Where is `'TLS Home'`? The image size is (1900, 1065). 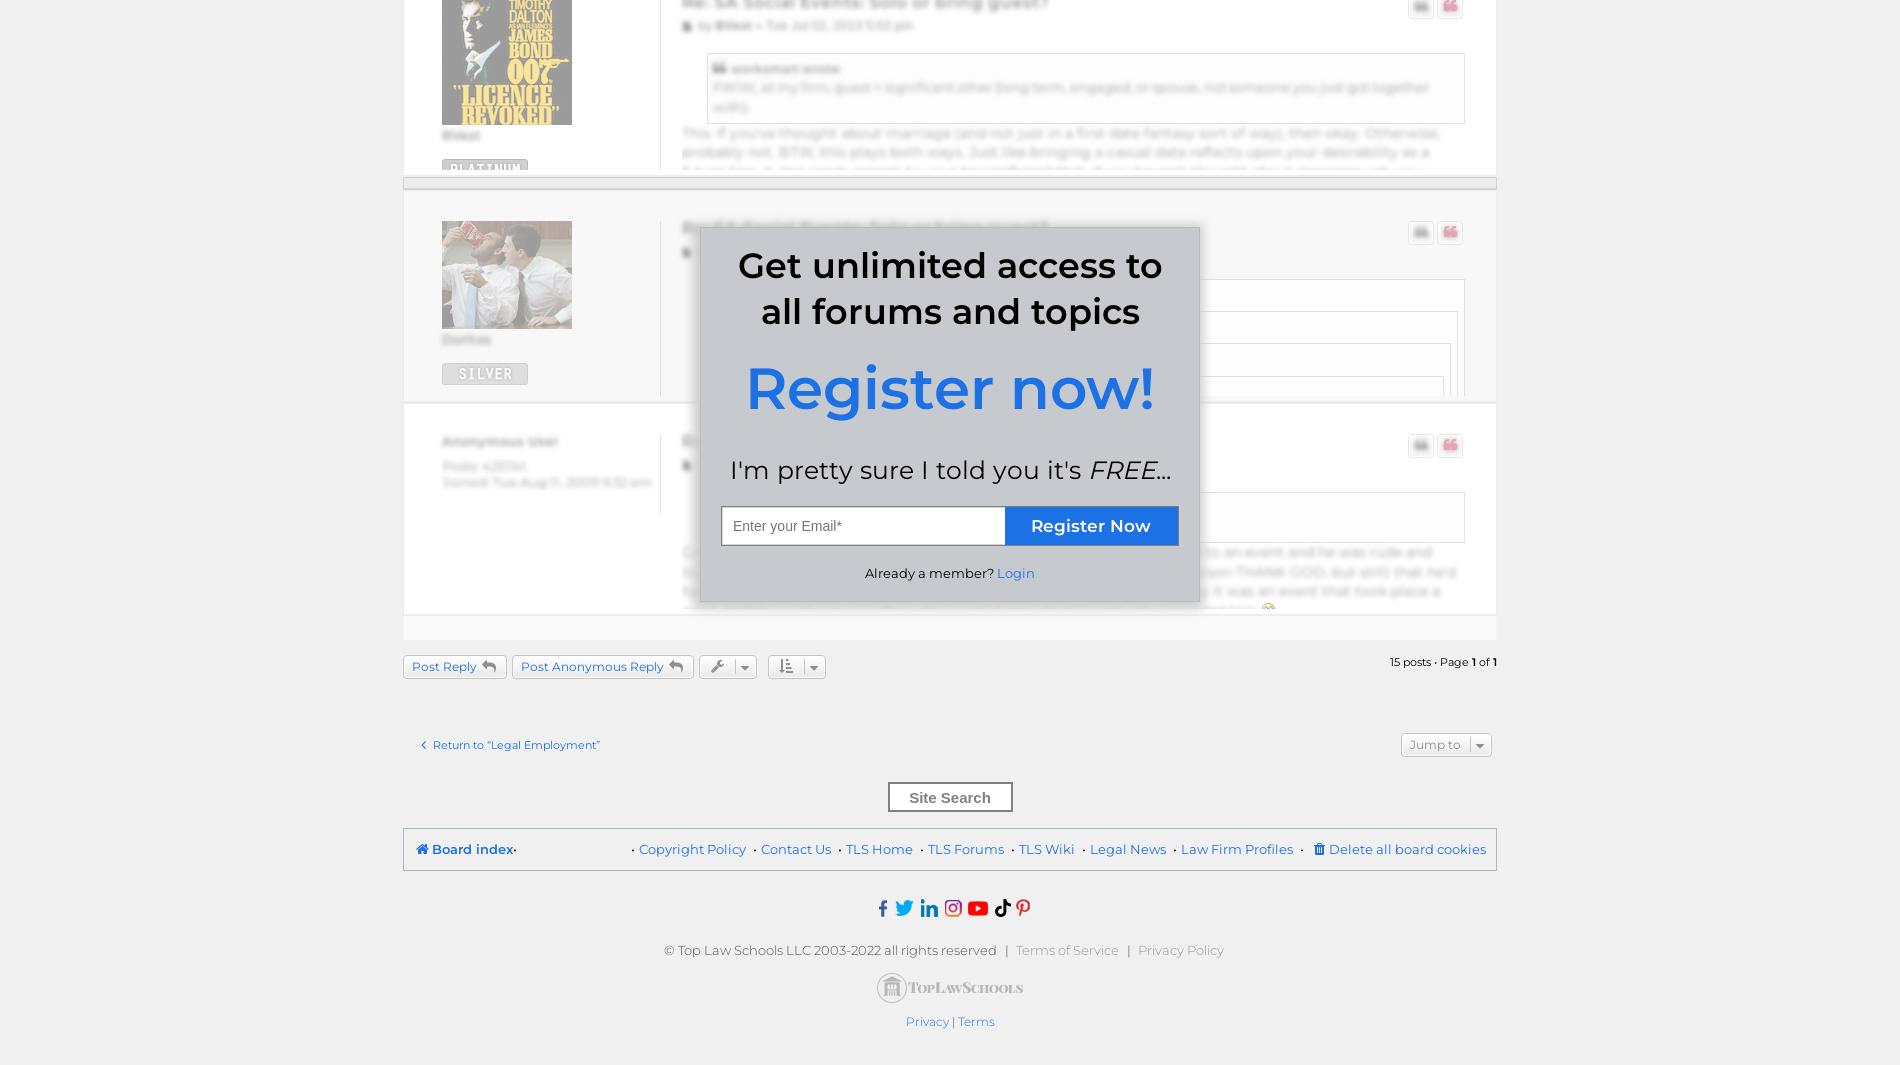 'TLS Home' is located at coordinates (845, 847).